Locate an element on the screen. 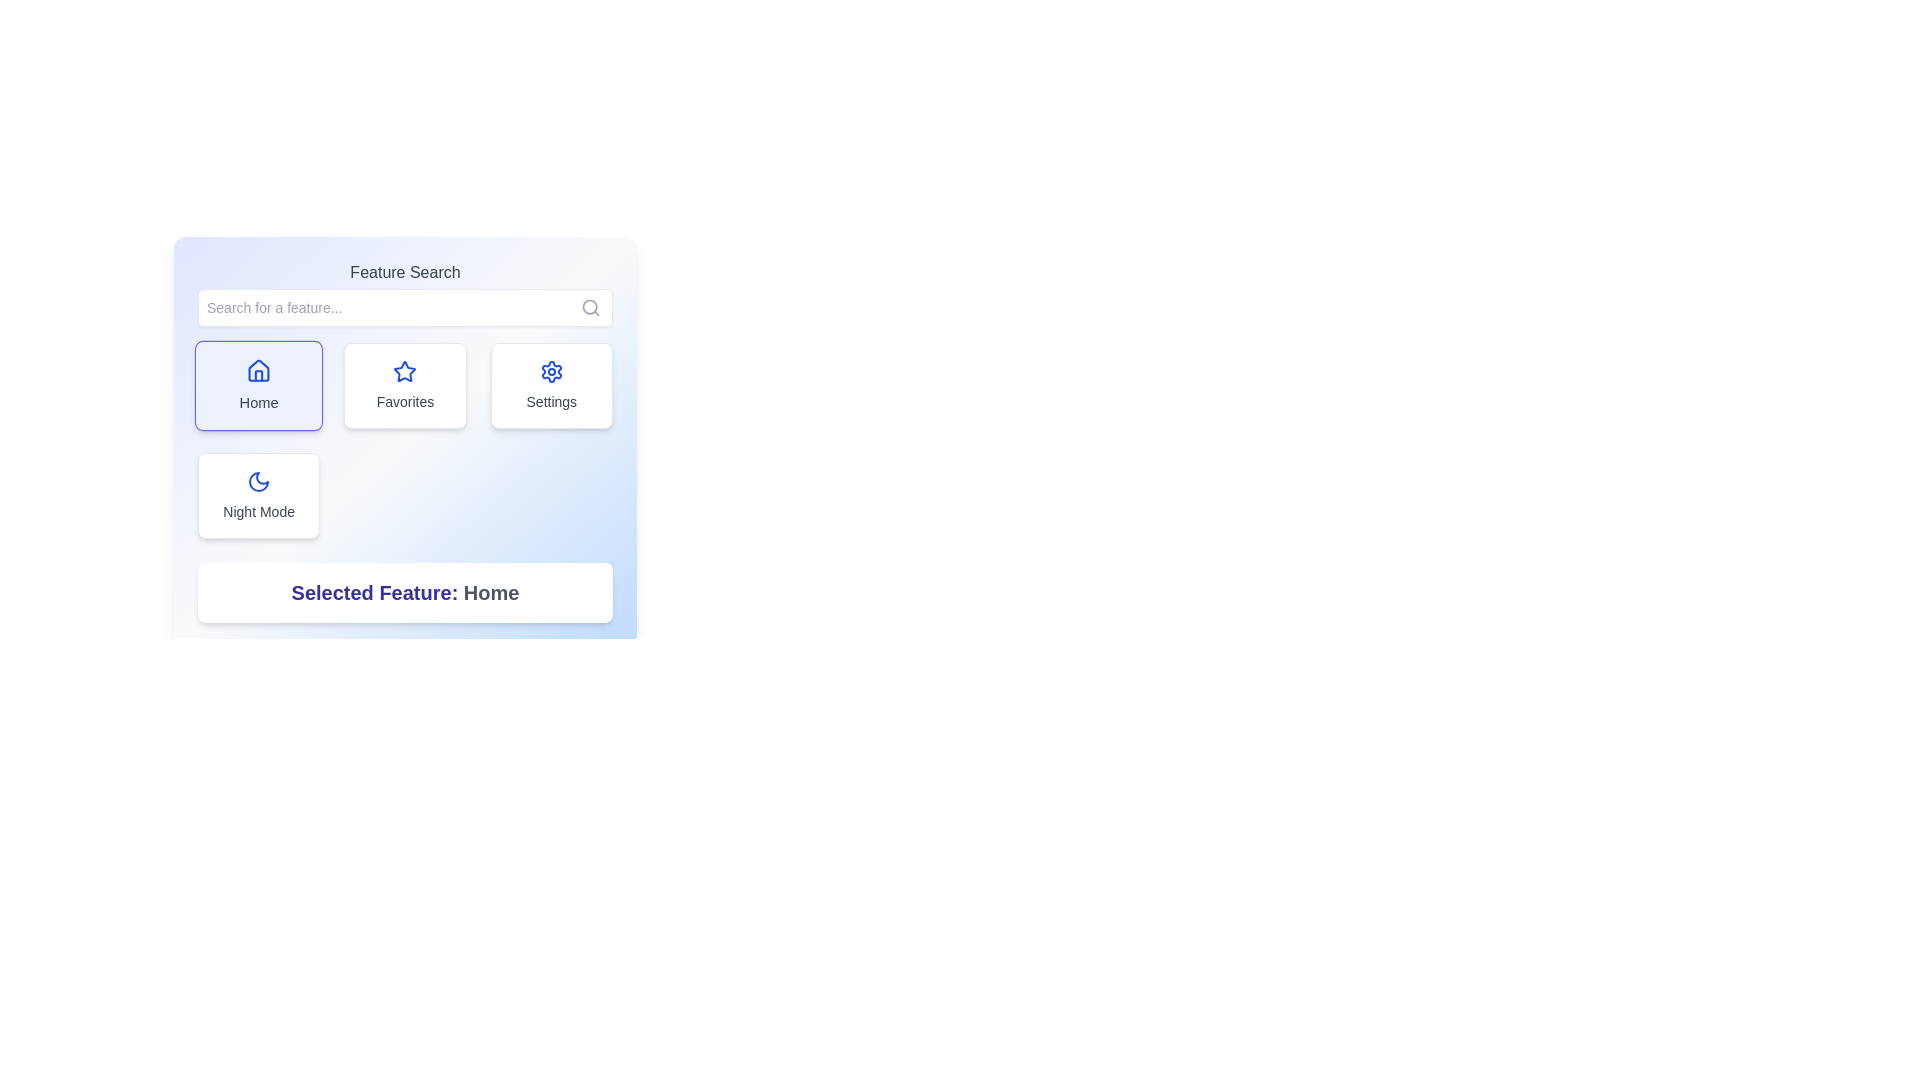 The width and height of the screenshot is (1920, 1080). on the settings icon located in the upper section of the 'Settings' card, which is in the top-right quadrant of the grid of feature cards, above the text label 'Settings' is located at coordinates (551, 371).